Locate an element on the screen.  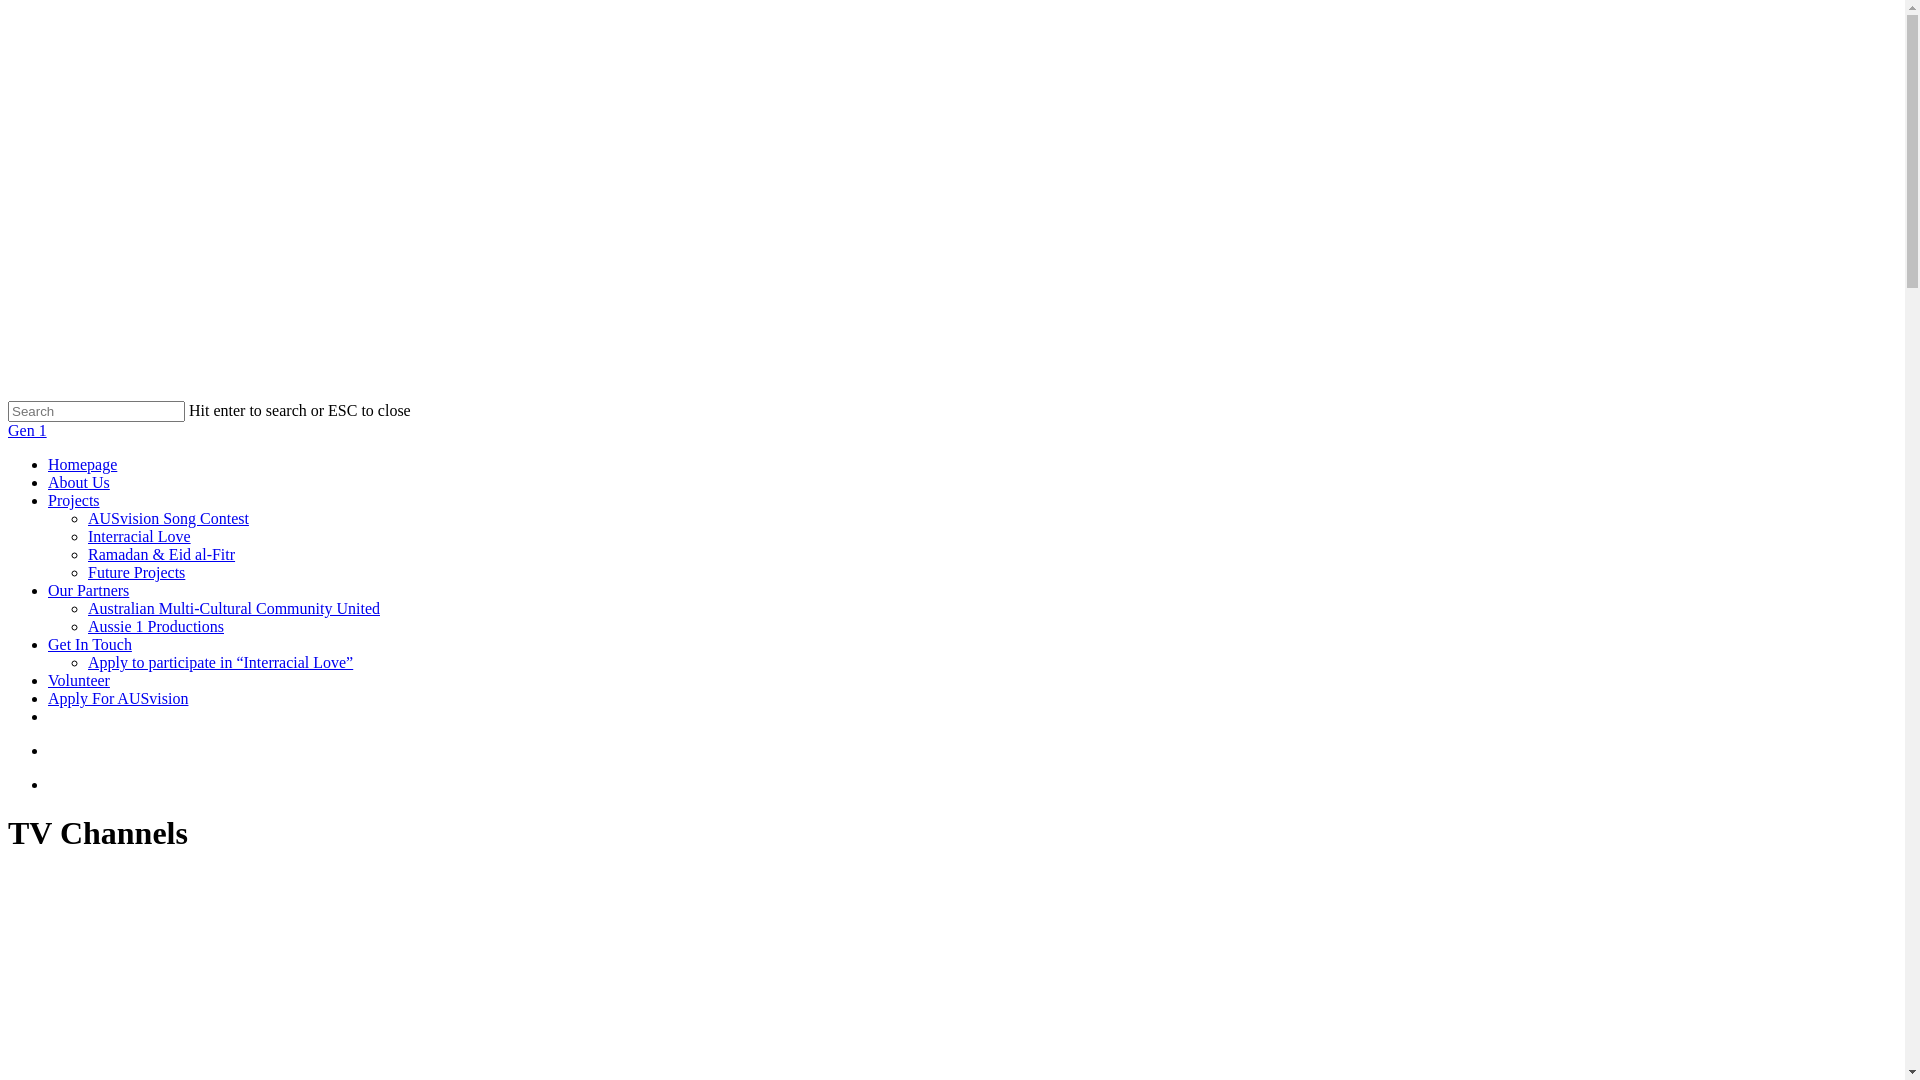
'Gen 1' is located at coordinates (27, 429).